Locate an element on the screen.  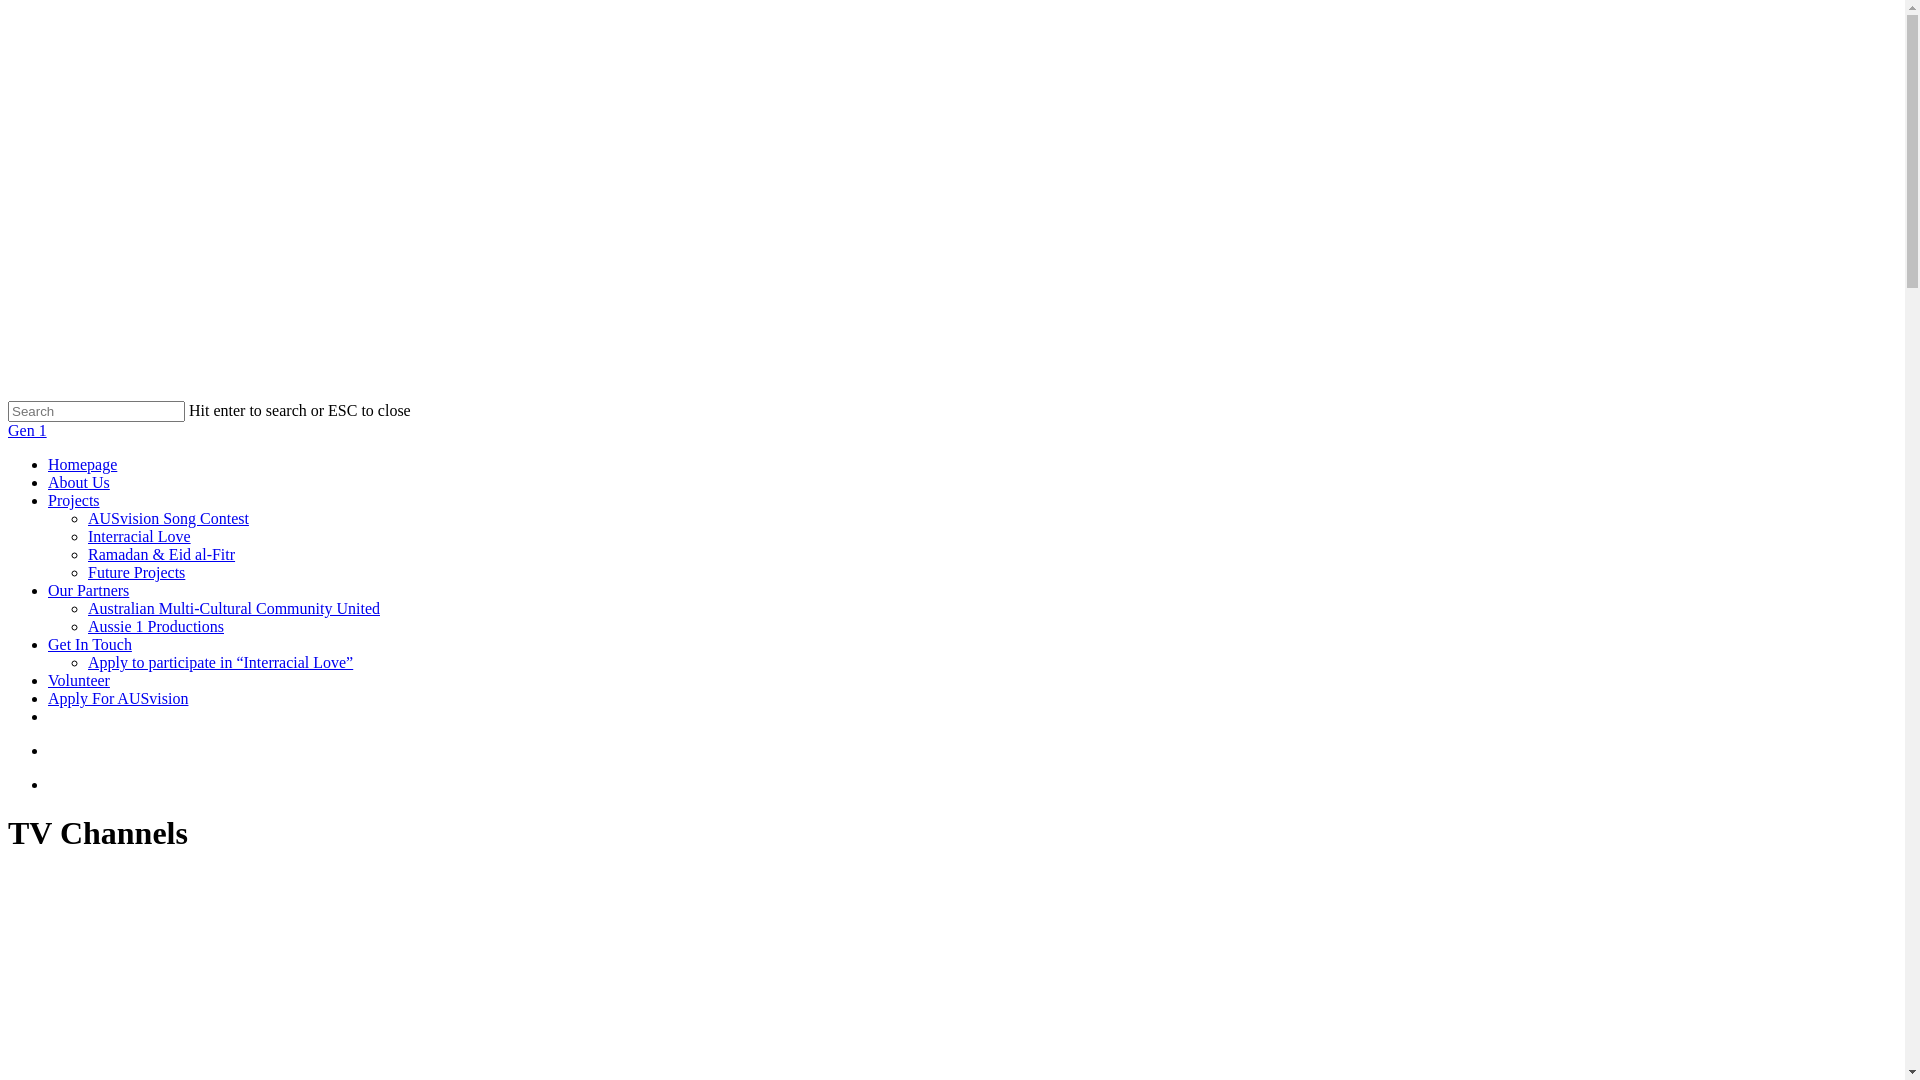
'Gen 1' is located at coordinates (27, 429).